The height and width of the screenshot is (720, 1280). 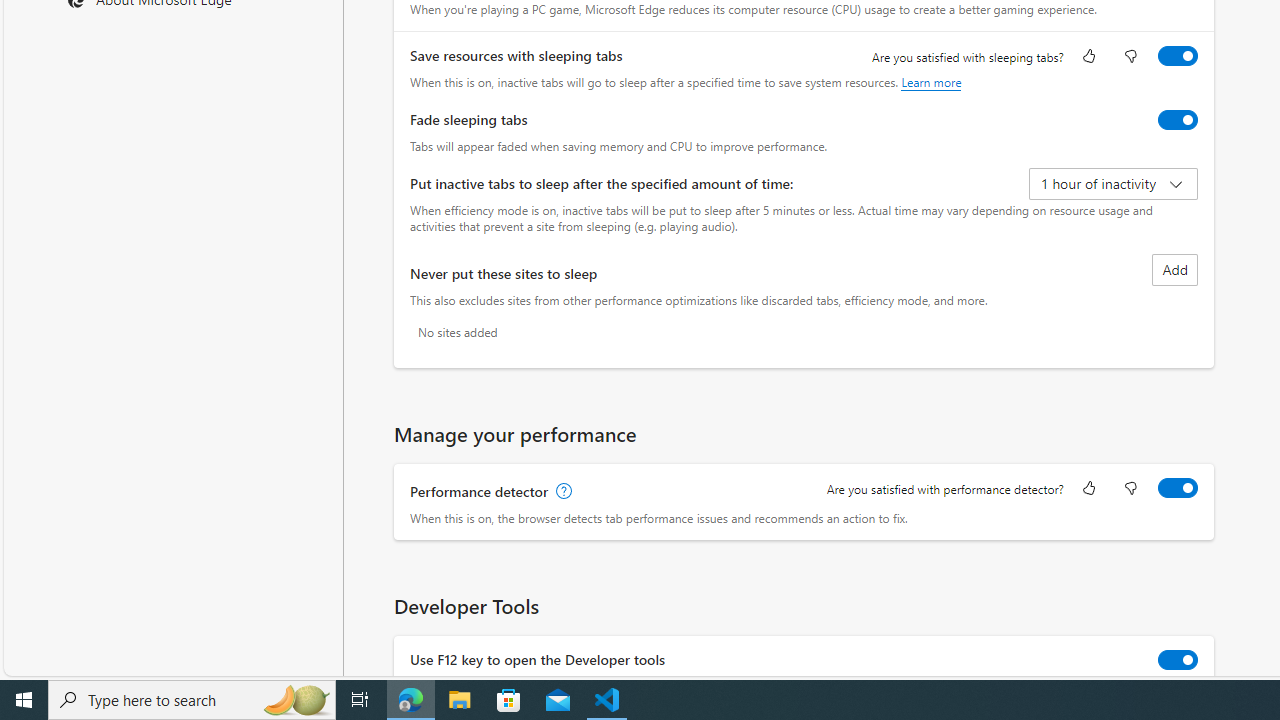 What do you see at coordinates (459, 698) in the screenshot?
I see `'File Explorer'` at bounding box center [459, 698].